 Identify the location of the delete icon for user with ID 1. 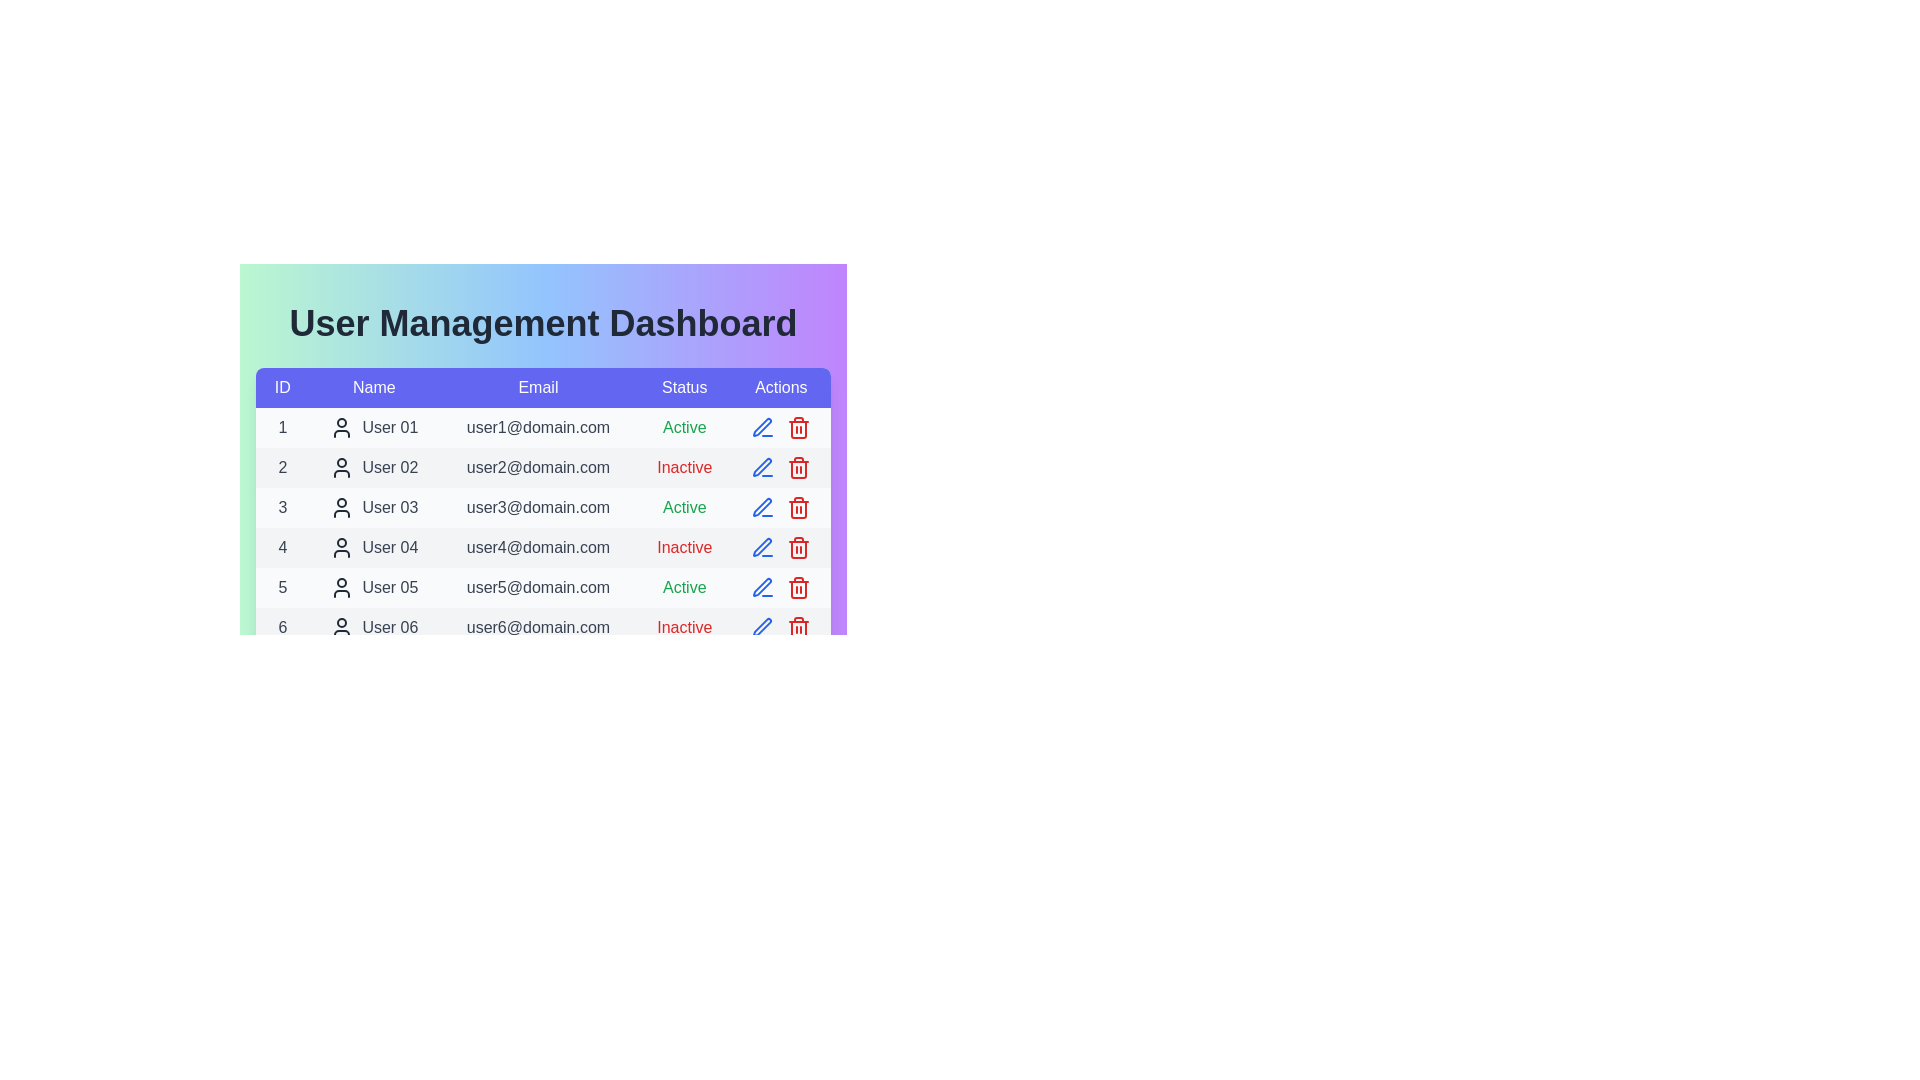
(798, 427).